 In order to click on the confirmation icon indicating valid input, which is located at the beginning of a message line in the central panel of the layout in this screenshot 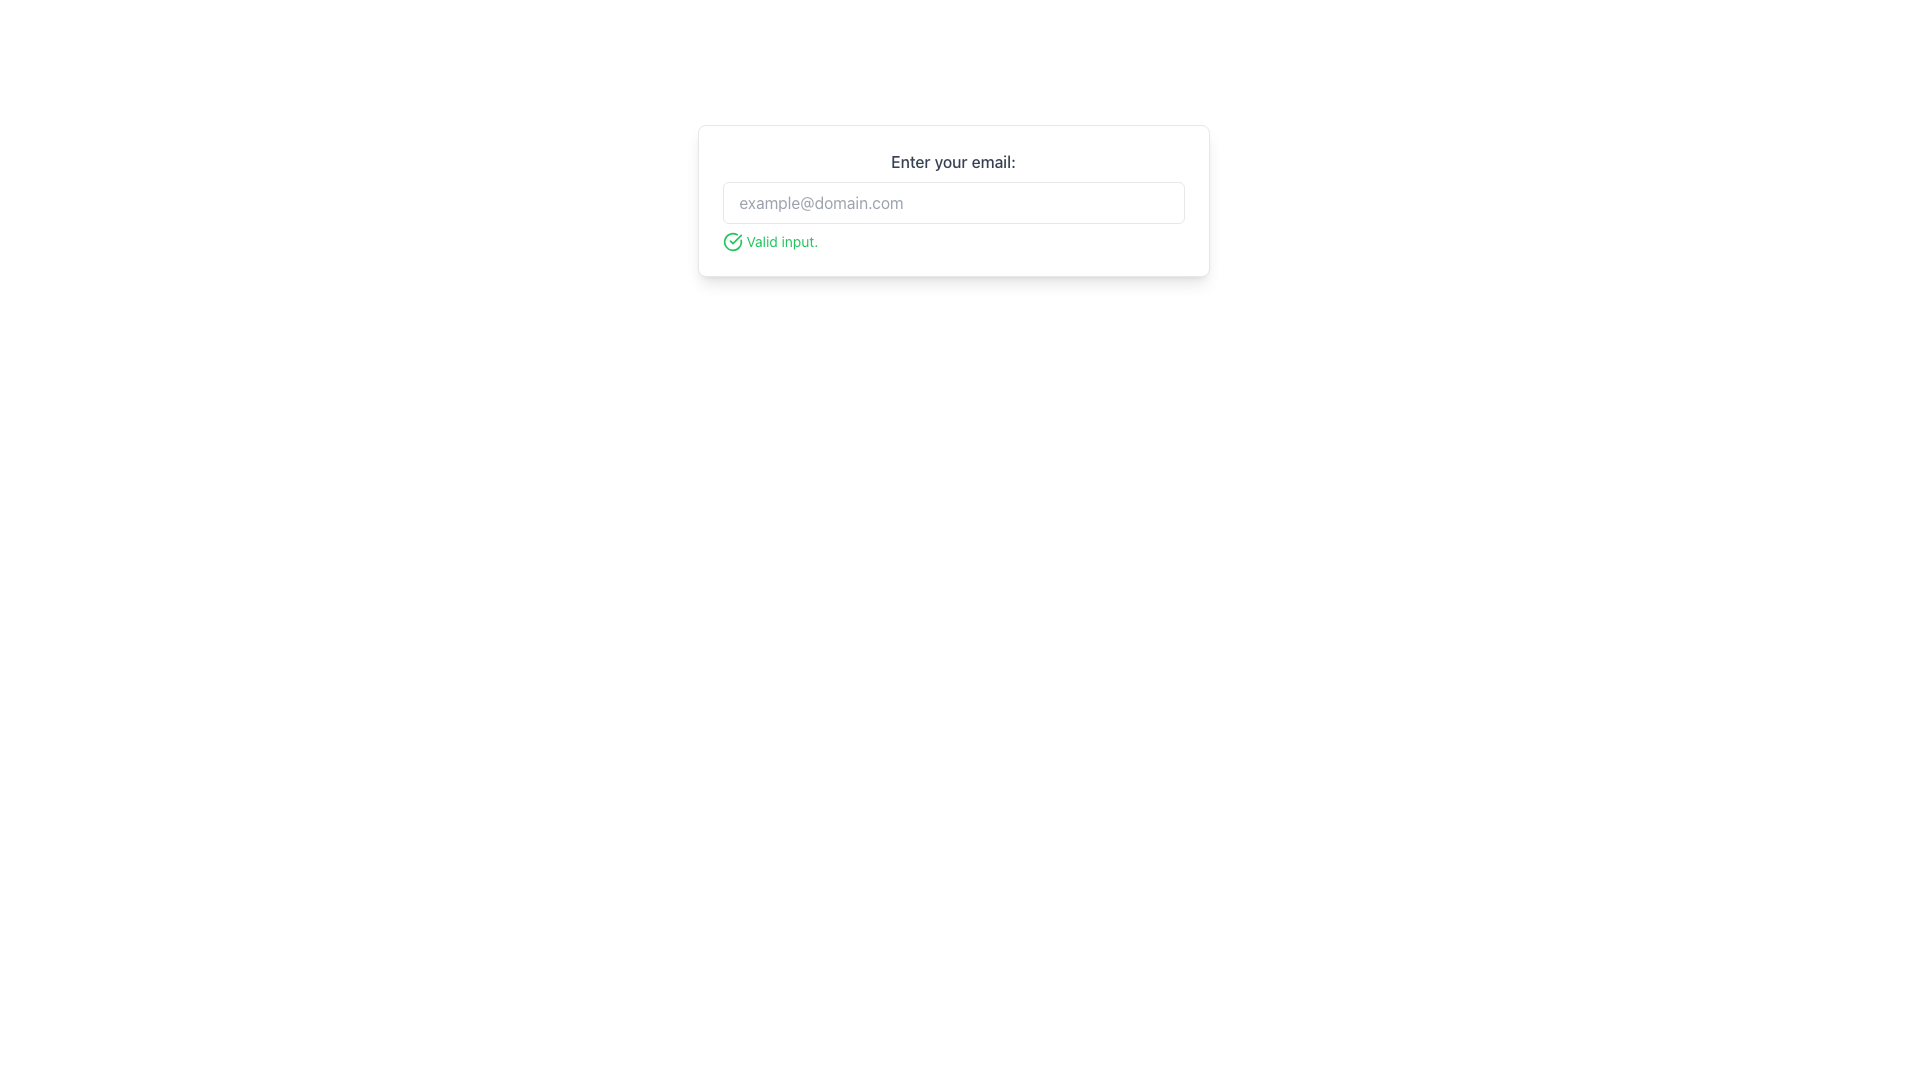, I will do `click(731, 241)`.